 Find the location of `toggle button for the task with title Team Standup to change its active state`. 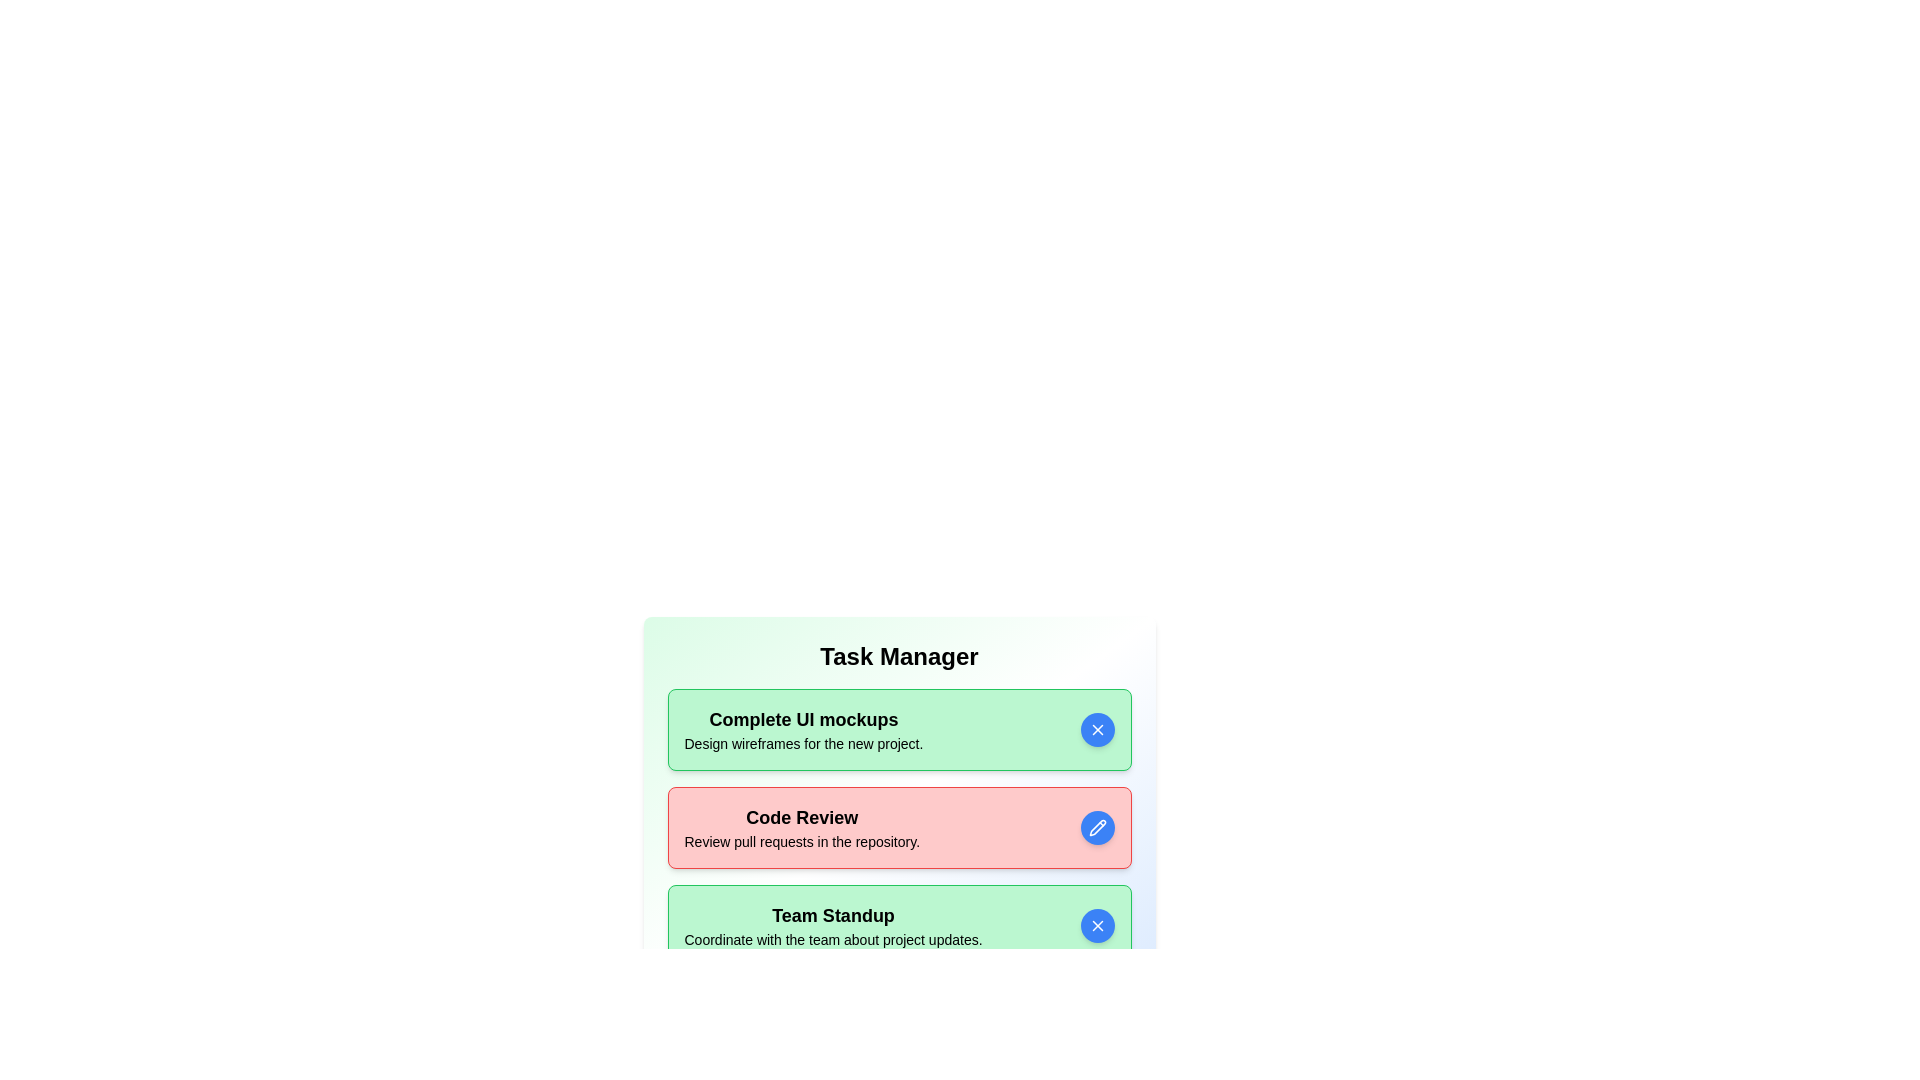

toggle button for the task with title Team Standup to change its active state is located at coordinates (1096, 925).